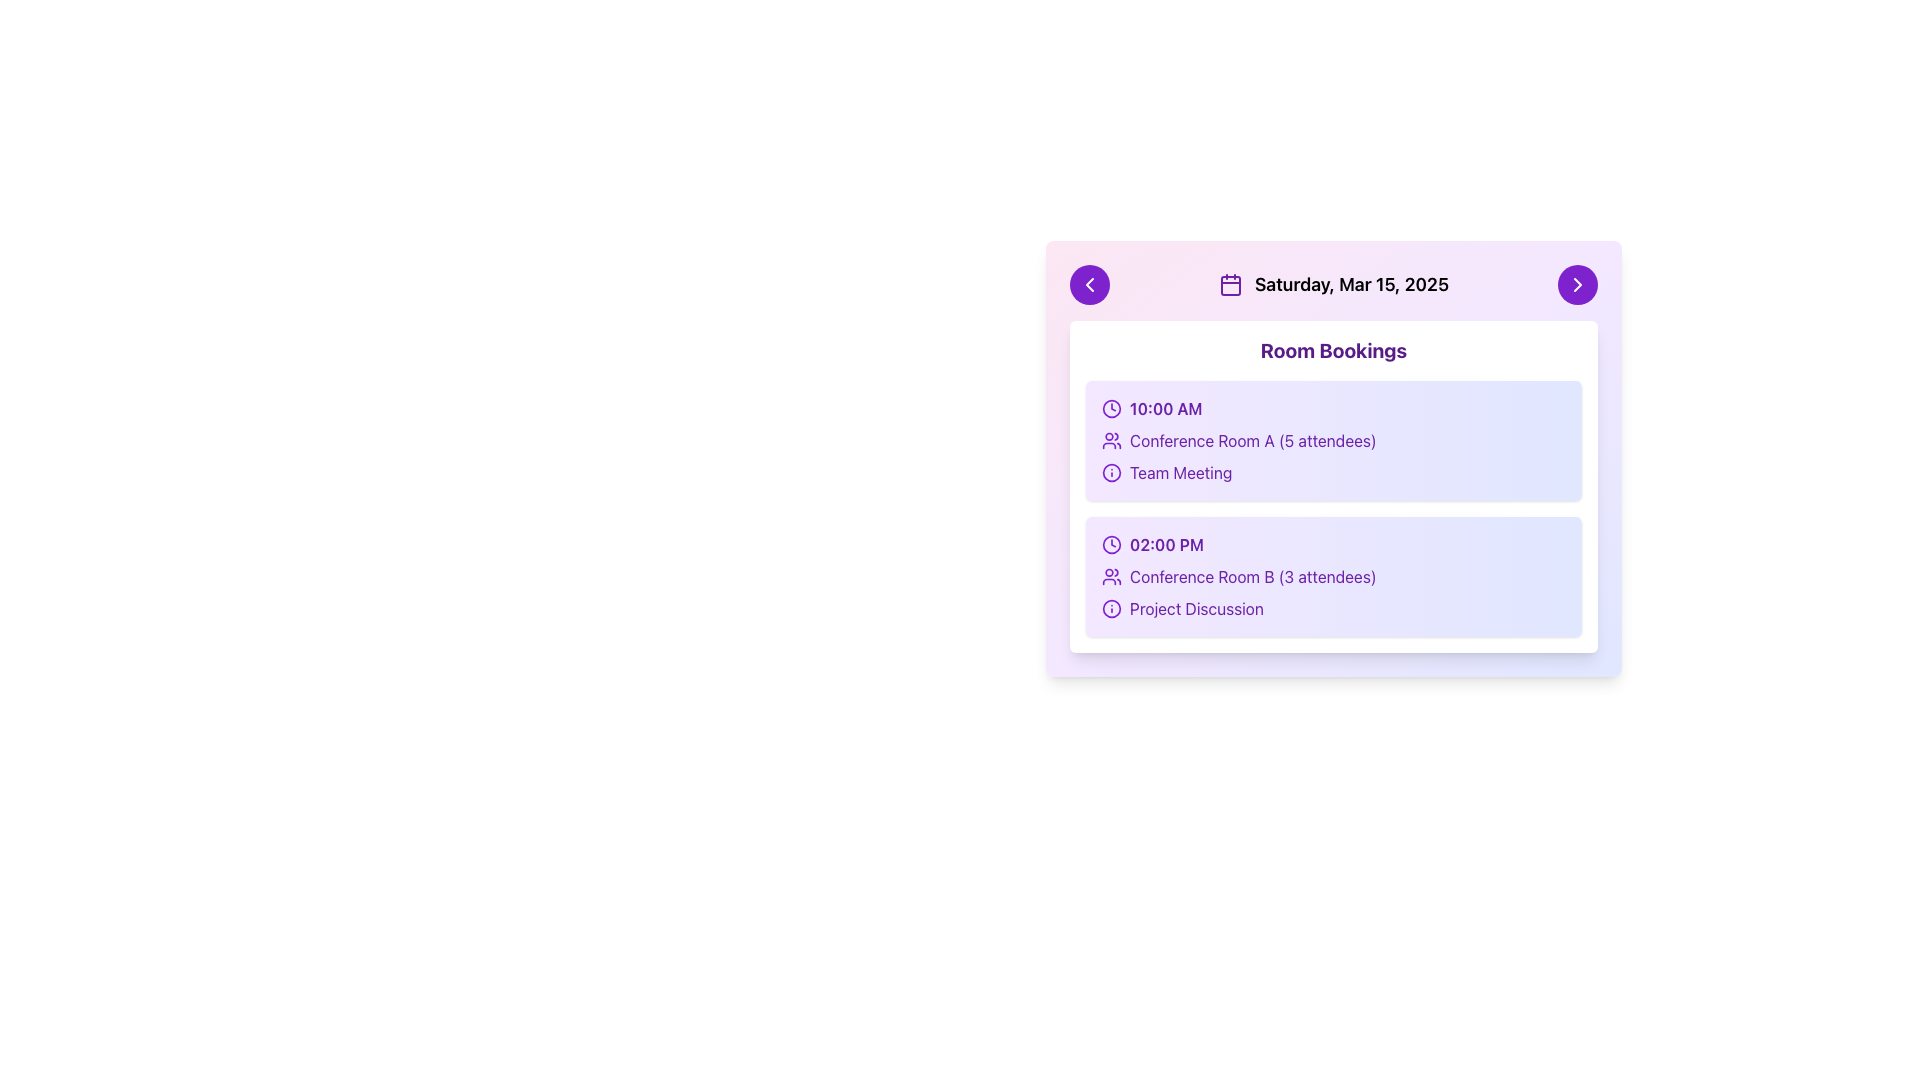 The height and width of the screenshot is (1080, 1920). I want to click on the purple calendar icon with rounded corners located next to the text 'Saturday, Mar 15, 2025' in the header section, so click(1229, 285).